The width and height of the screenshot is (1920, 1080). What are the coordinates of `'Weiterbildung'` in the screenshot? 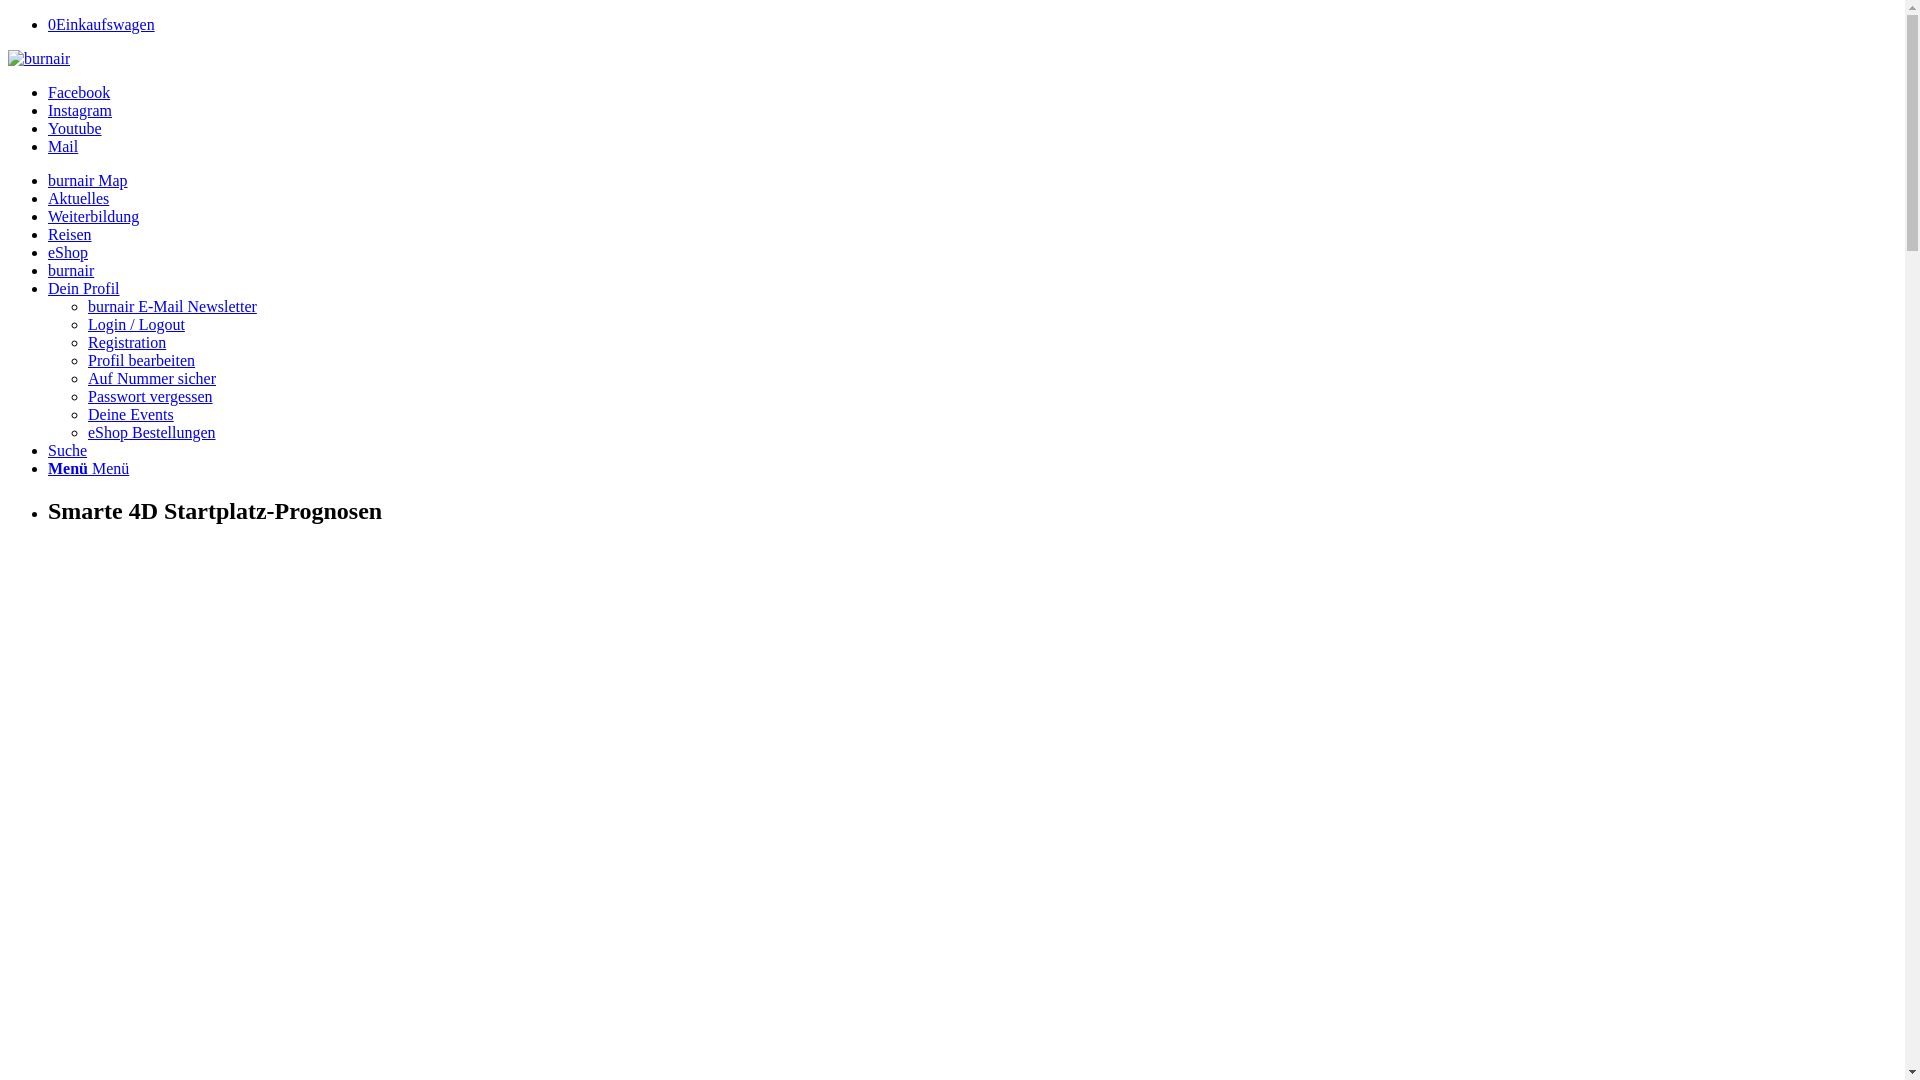 It's located at (48, 216).